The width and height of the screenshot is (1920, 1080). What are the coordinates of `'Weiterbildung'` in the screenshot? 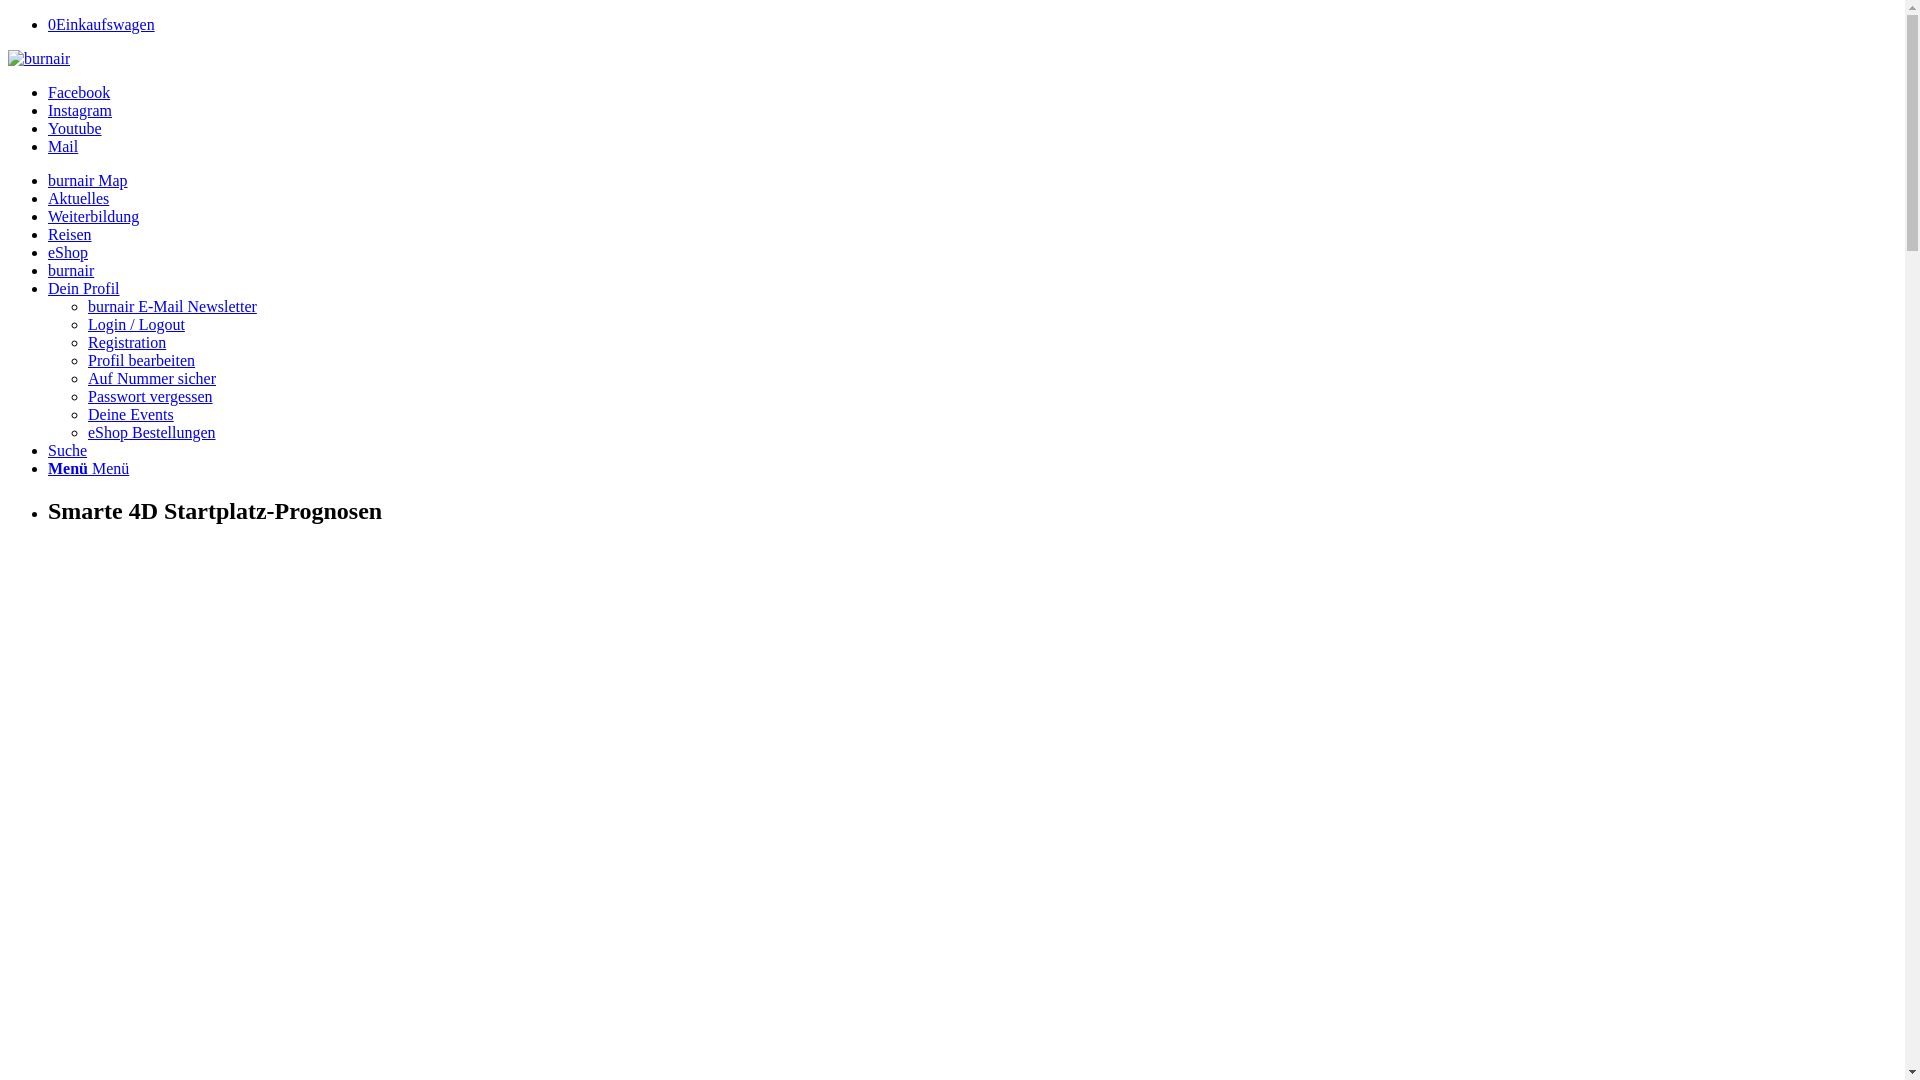 It's located at (48, 216).